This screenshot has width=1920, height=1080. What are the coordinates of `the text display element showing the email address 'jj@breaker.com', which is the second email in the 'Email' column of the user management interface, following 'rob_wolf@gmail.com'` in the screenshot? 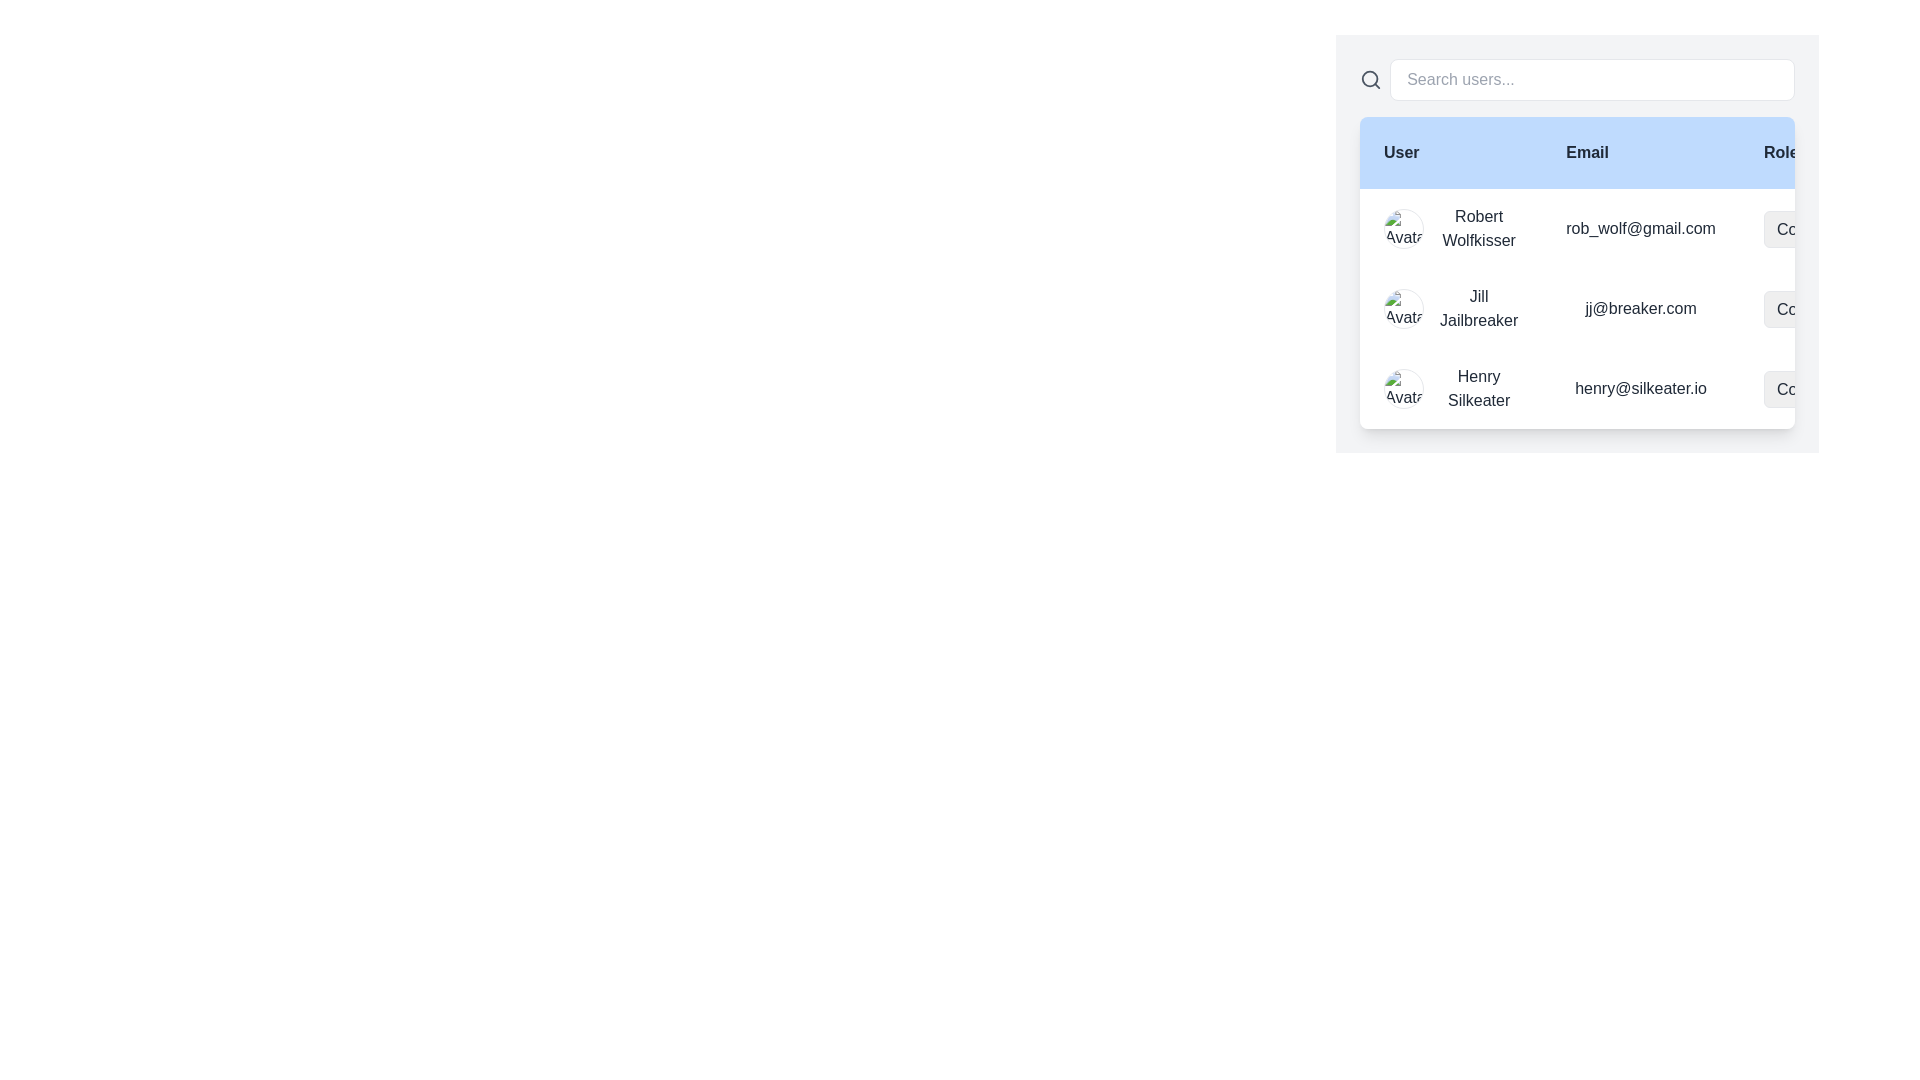 It's located at (1641, 308).